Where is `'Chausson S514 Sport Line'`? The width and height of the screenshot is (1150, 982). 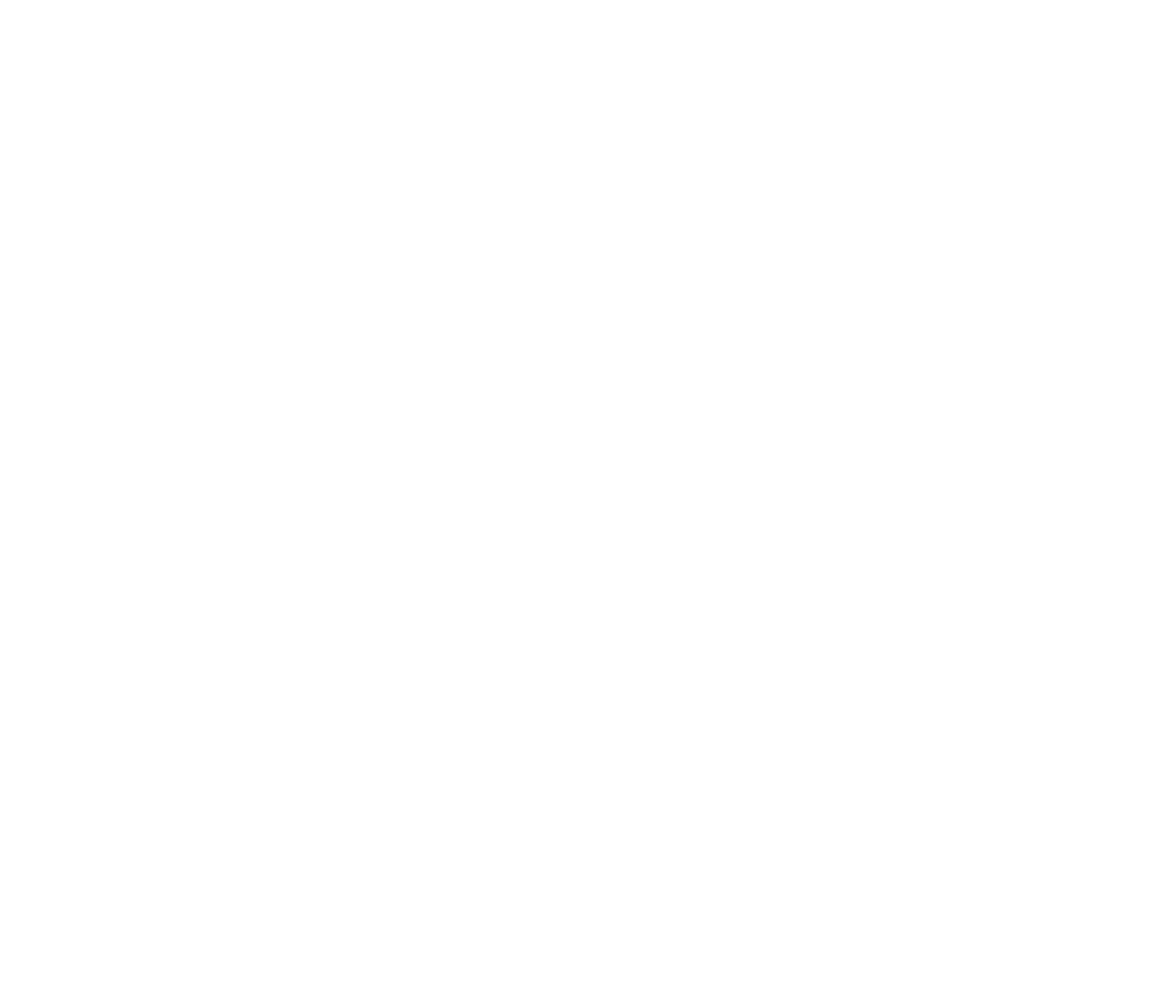
'Chausson S514 Sport Line' is located at coordinates (492, 591).